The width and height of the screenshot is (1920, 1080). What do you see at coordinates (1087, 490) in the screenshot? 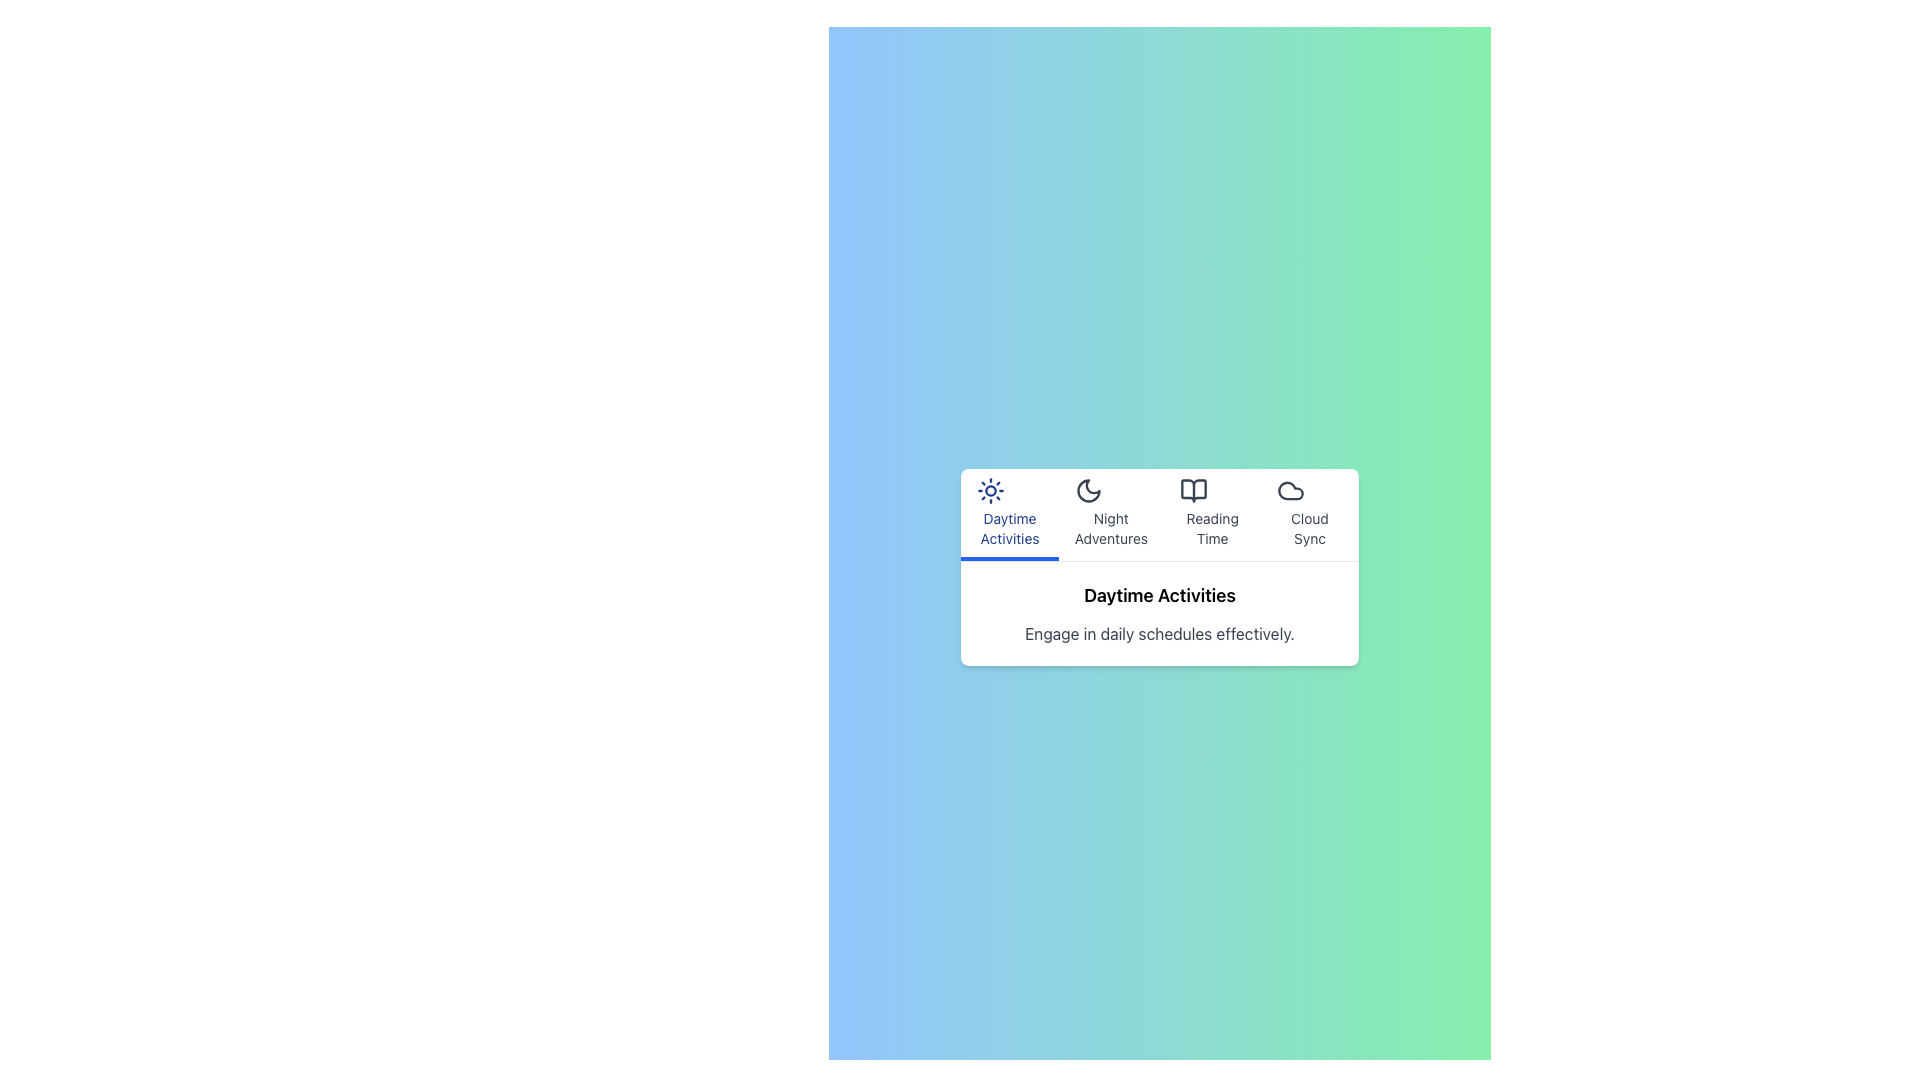
I see `the crescent moon icon located in the second position of the horizontal navigation bar, which is part of a white card component on a gradient background` at bounding box center [1087, 490].